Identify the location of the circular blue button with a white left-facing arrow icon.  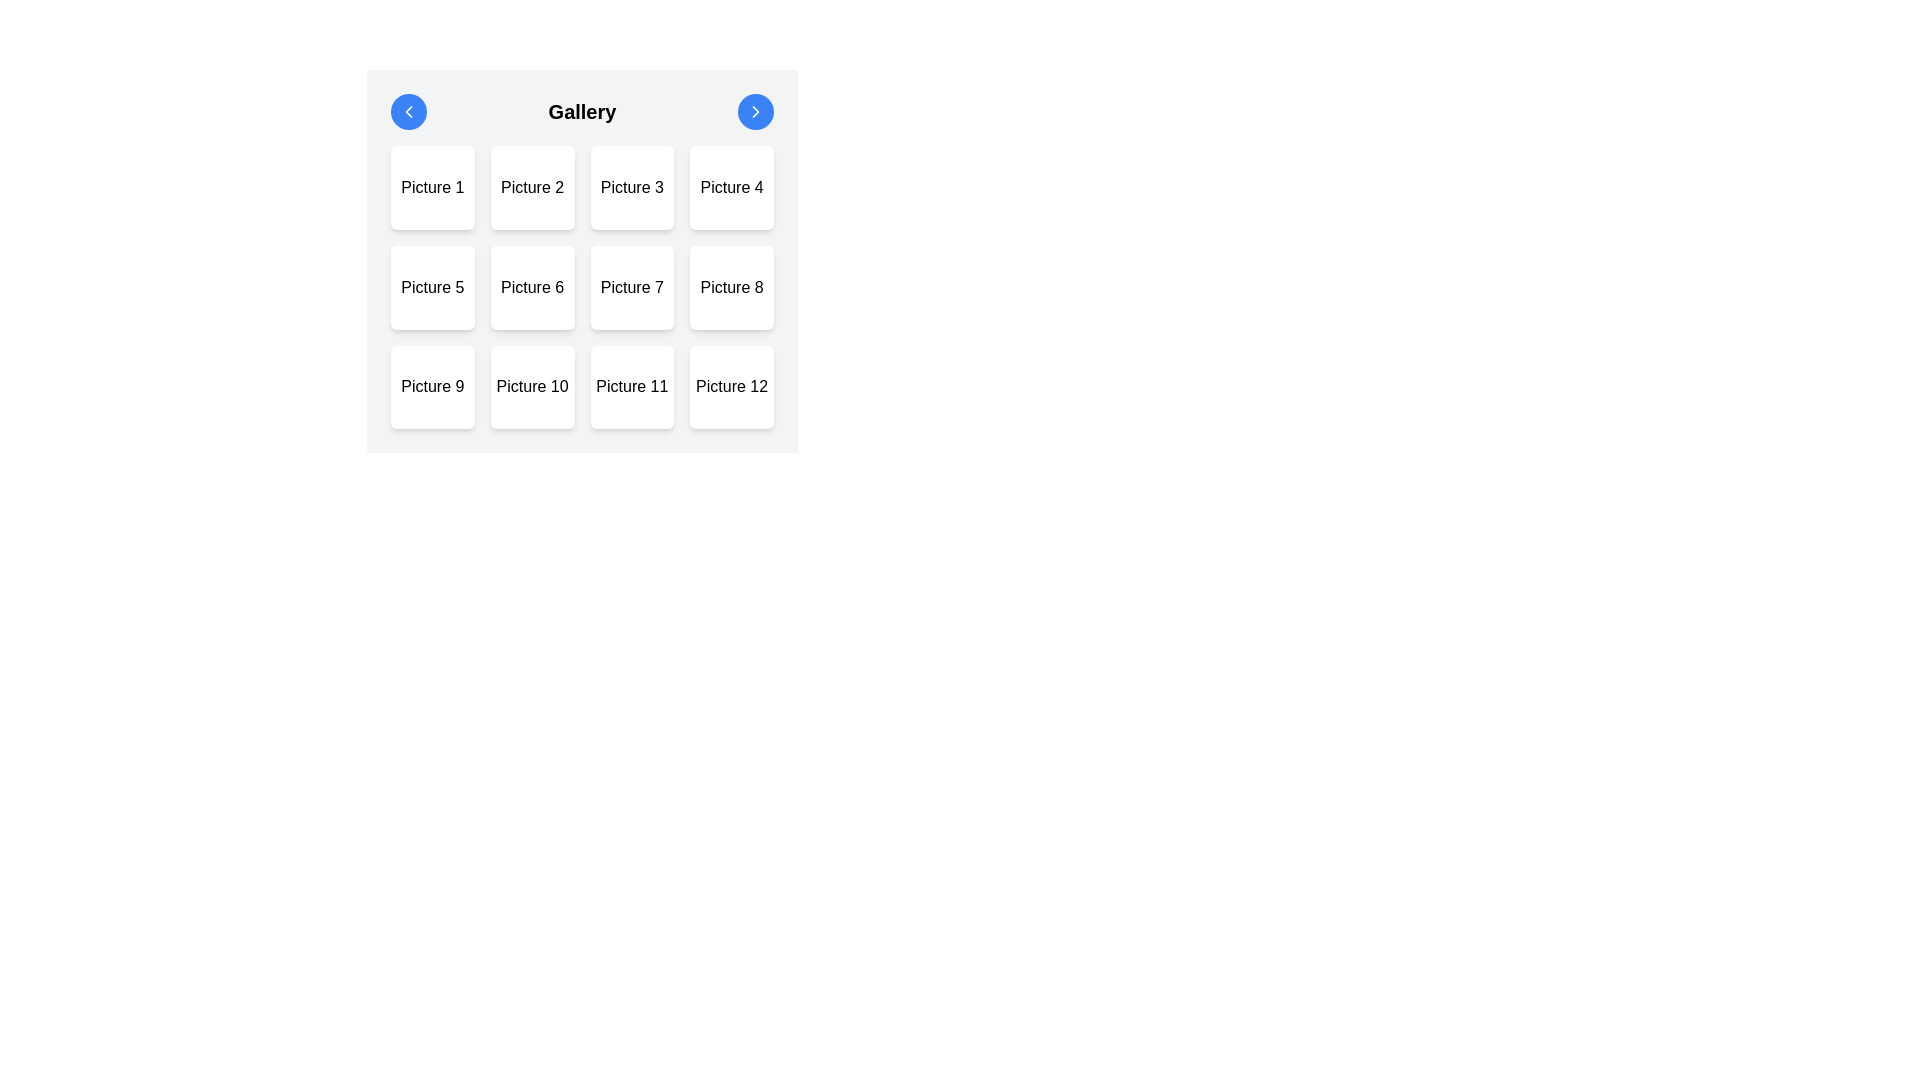
(407, 111).